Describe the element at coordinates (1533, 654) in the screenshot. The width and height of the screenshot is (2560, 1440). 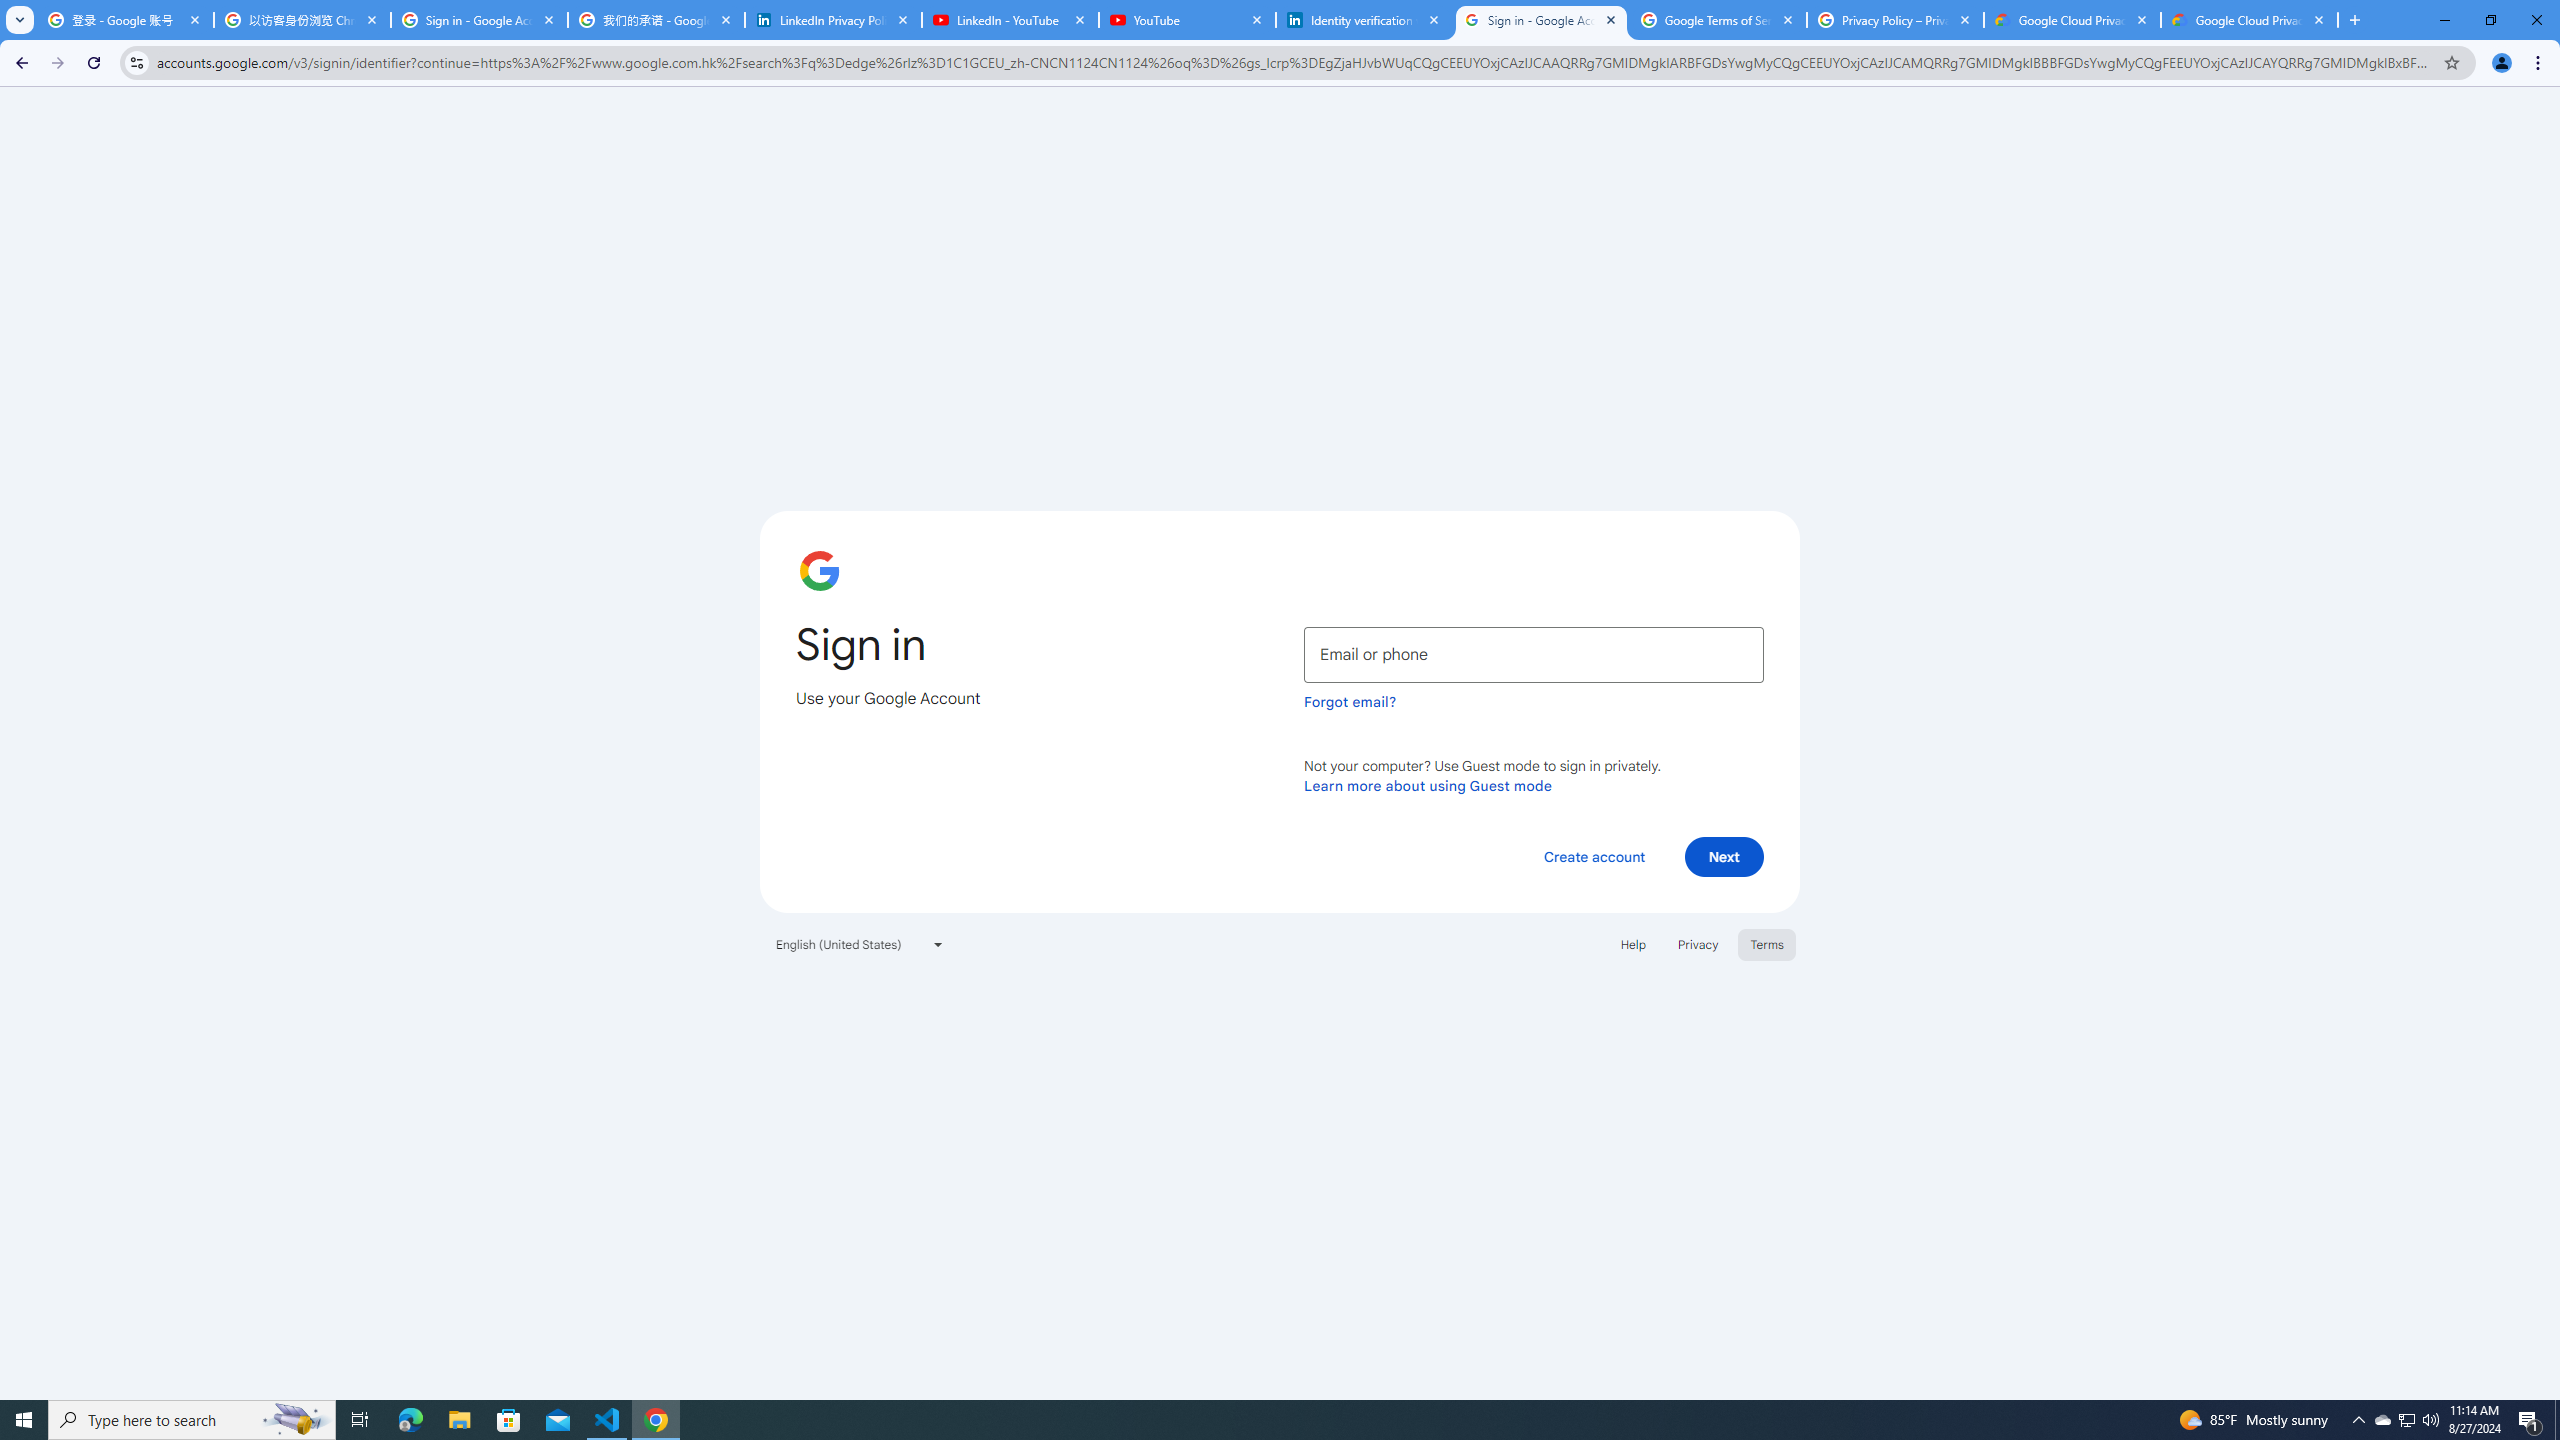
I see `'Email or phone'` at that location.